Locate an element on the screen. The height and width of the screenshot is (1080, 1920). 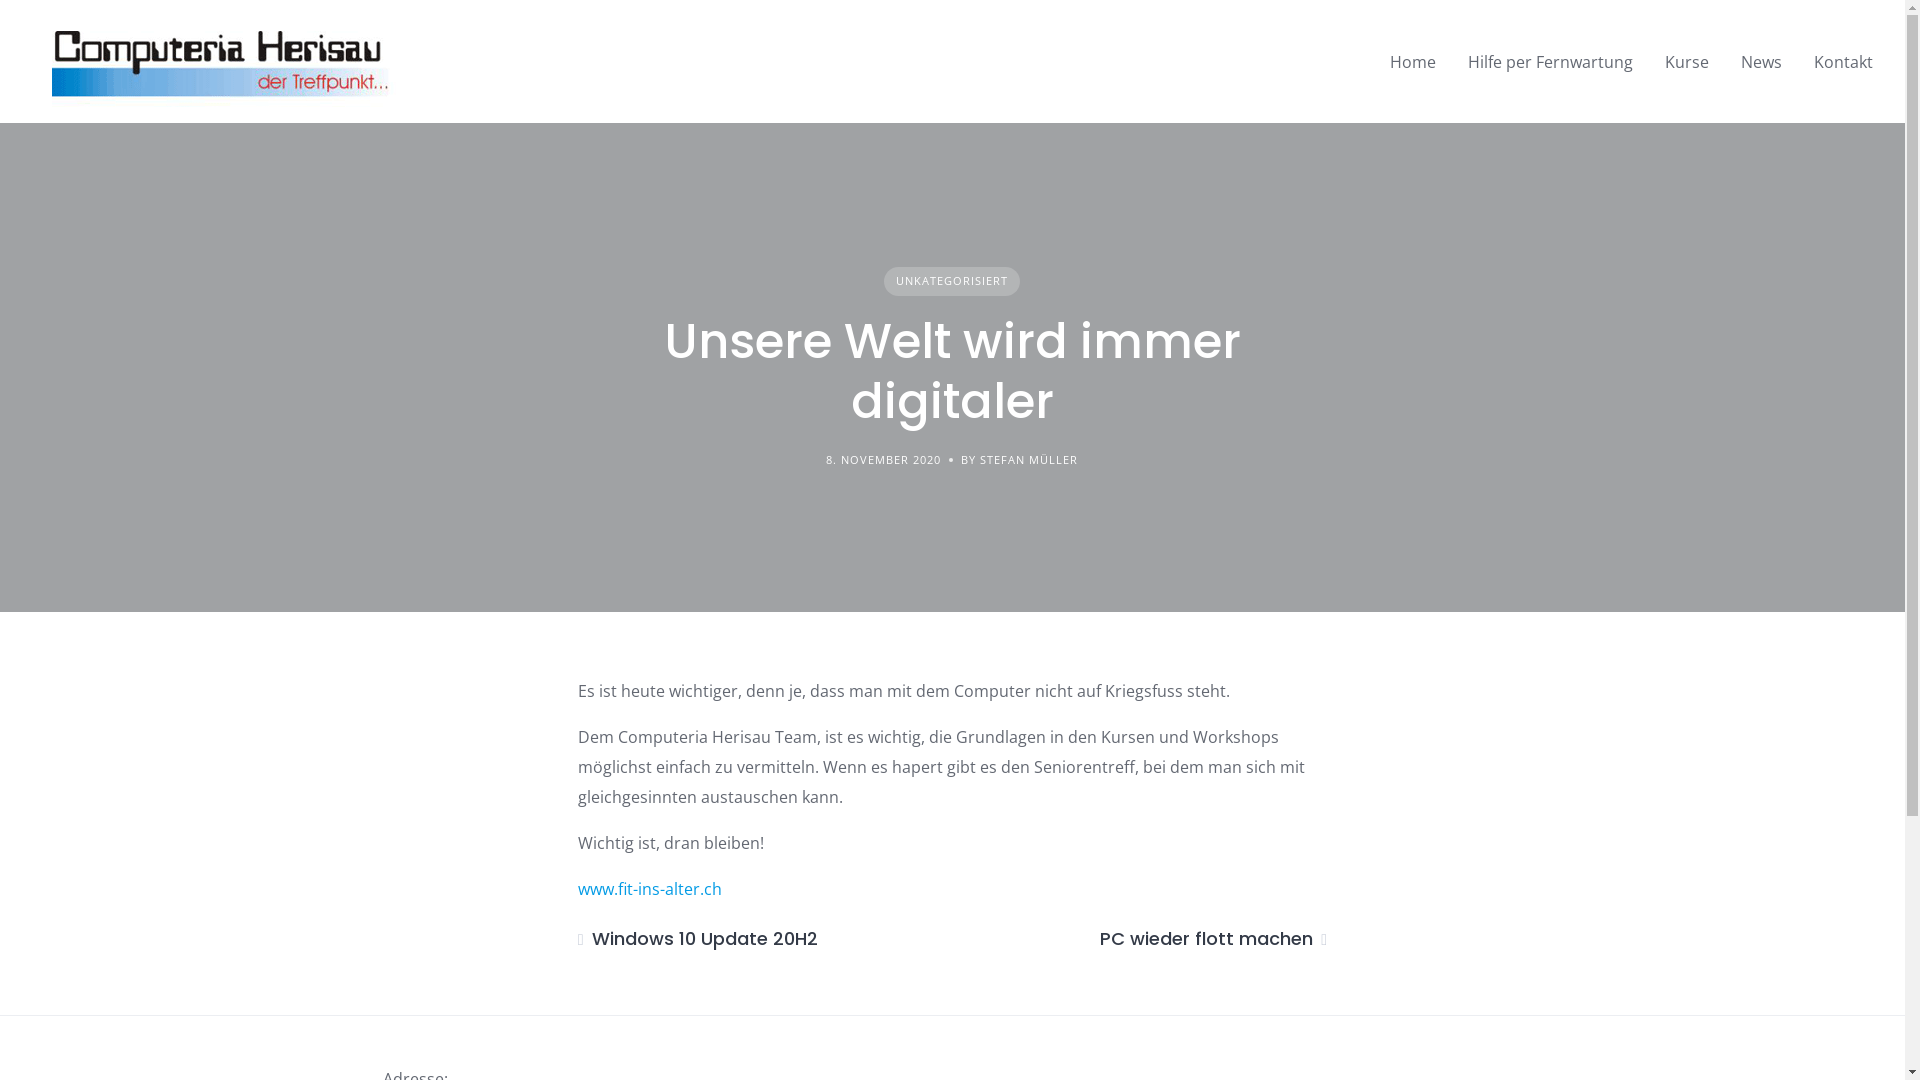
'News' is located at coordinates (1761, 60).